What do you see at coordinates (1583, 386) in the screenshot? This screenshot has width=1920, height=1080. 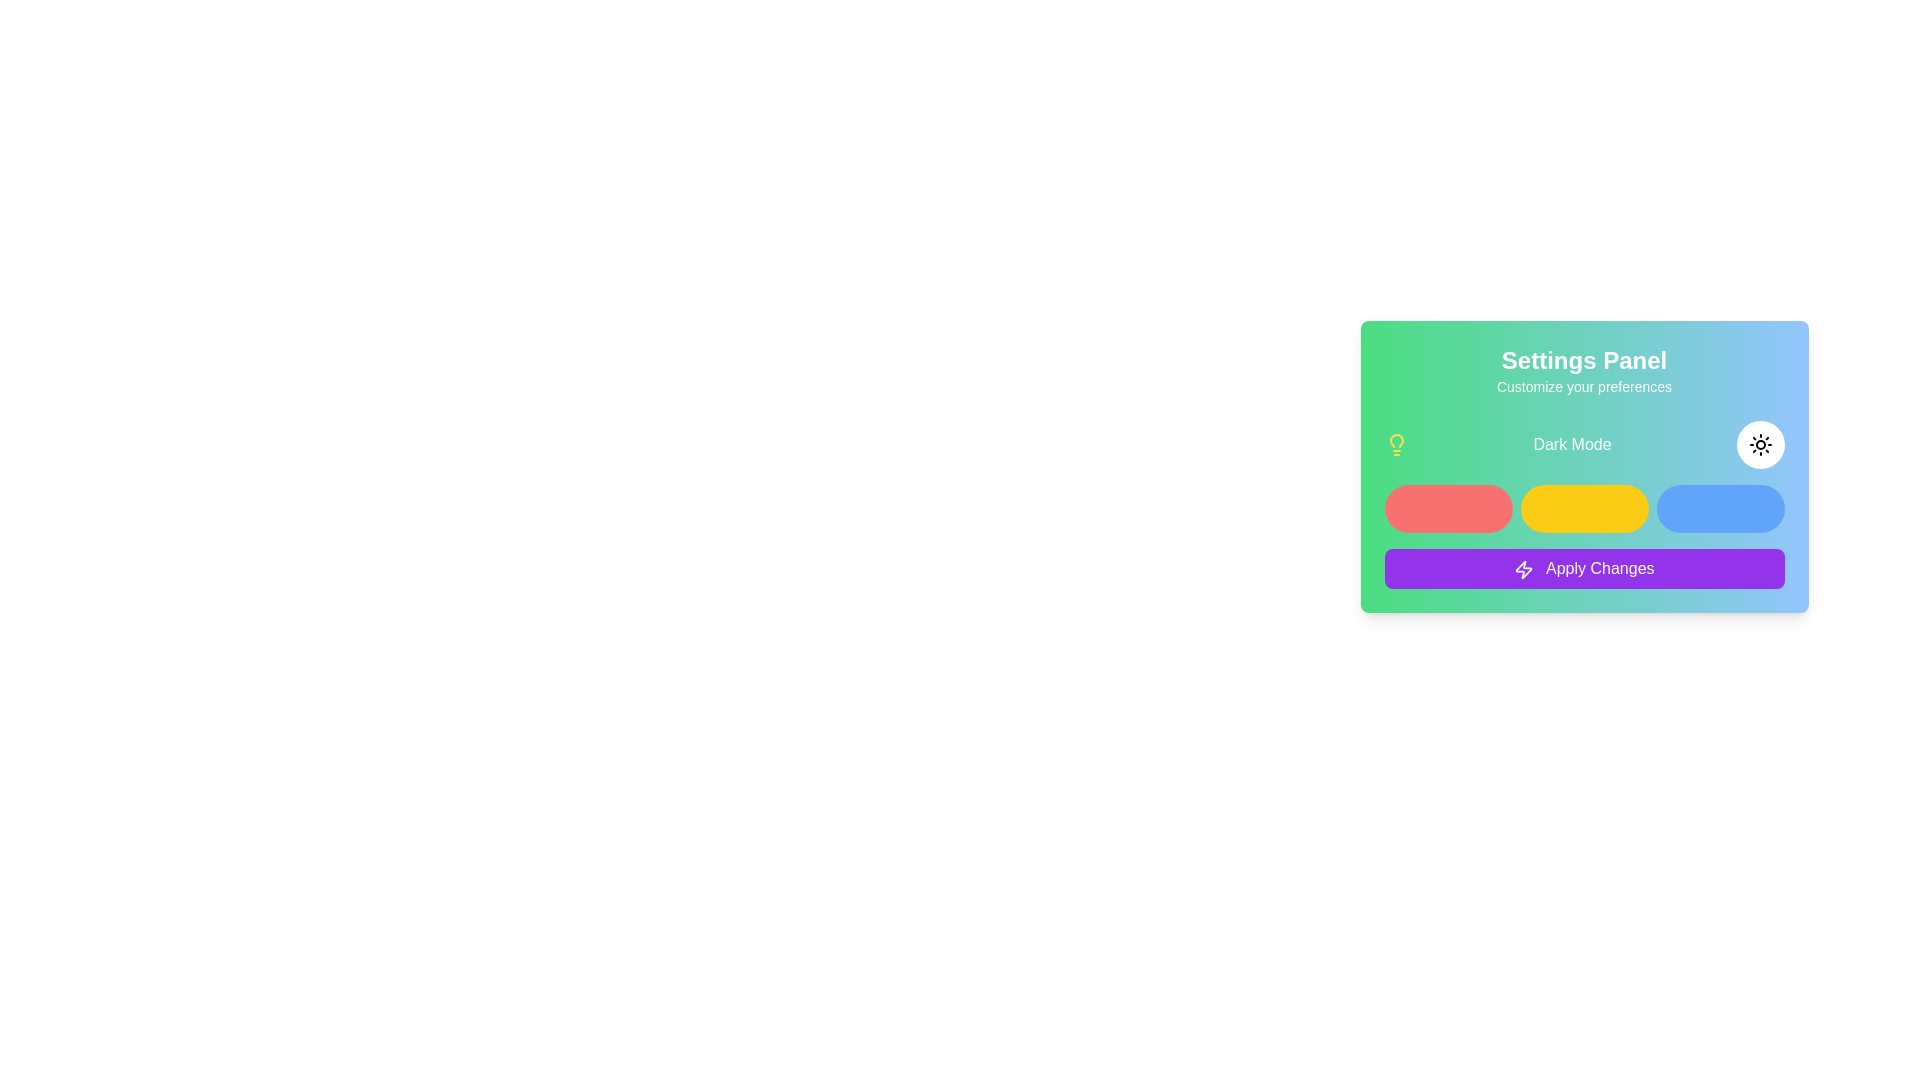 I see `the non-interactive Text label that serves as a subheading within the 'Settings Panel' interface, located directly beneath the 'Settings Panel' text` at bounding box center [1583, 386].